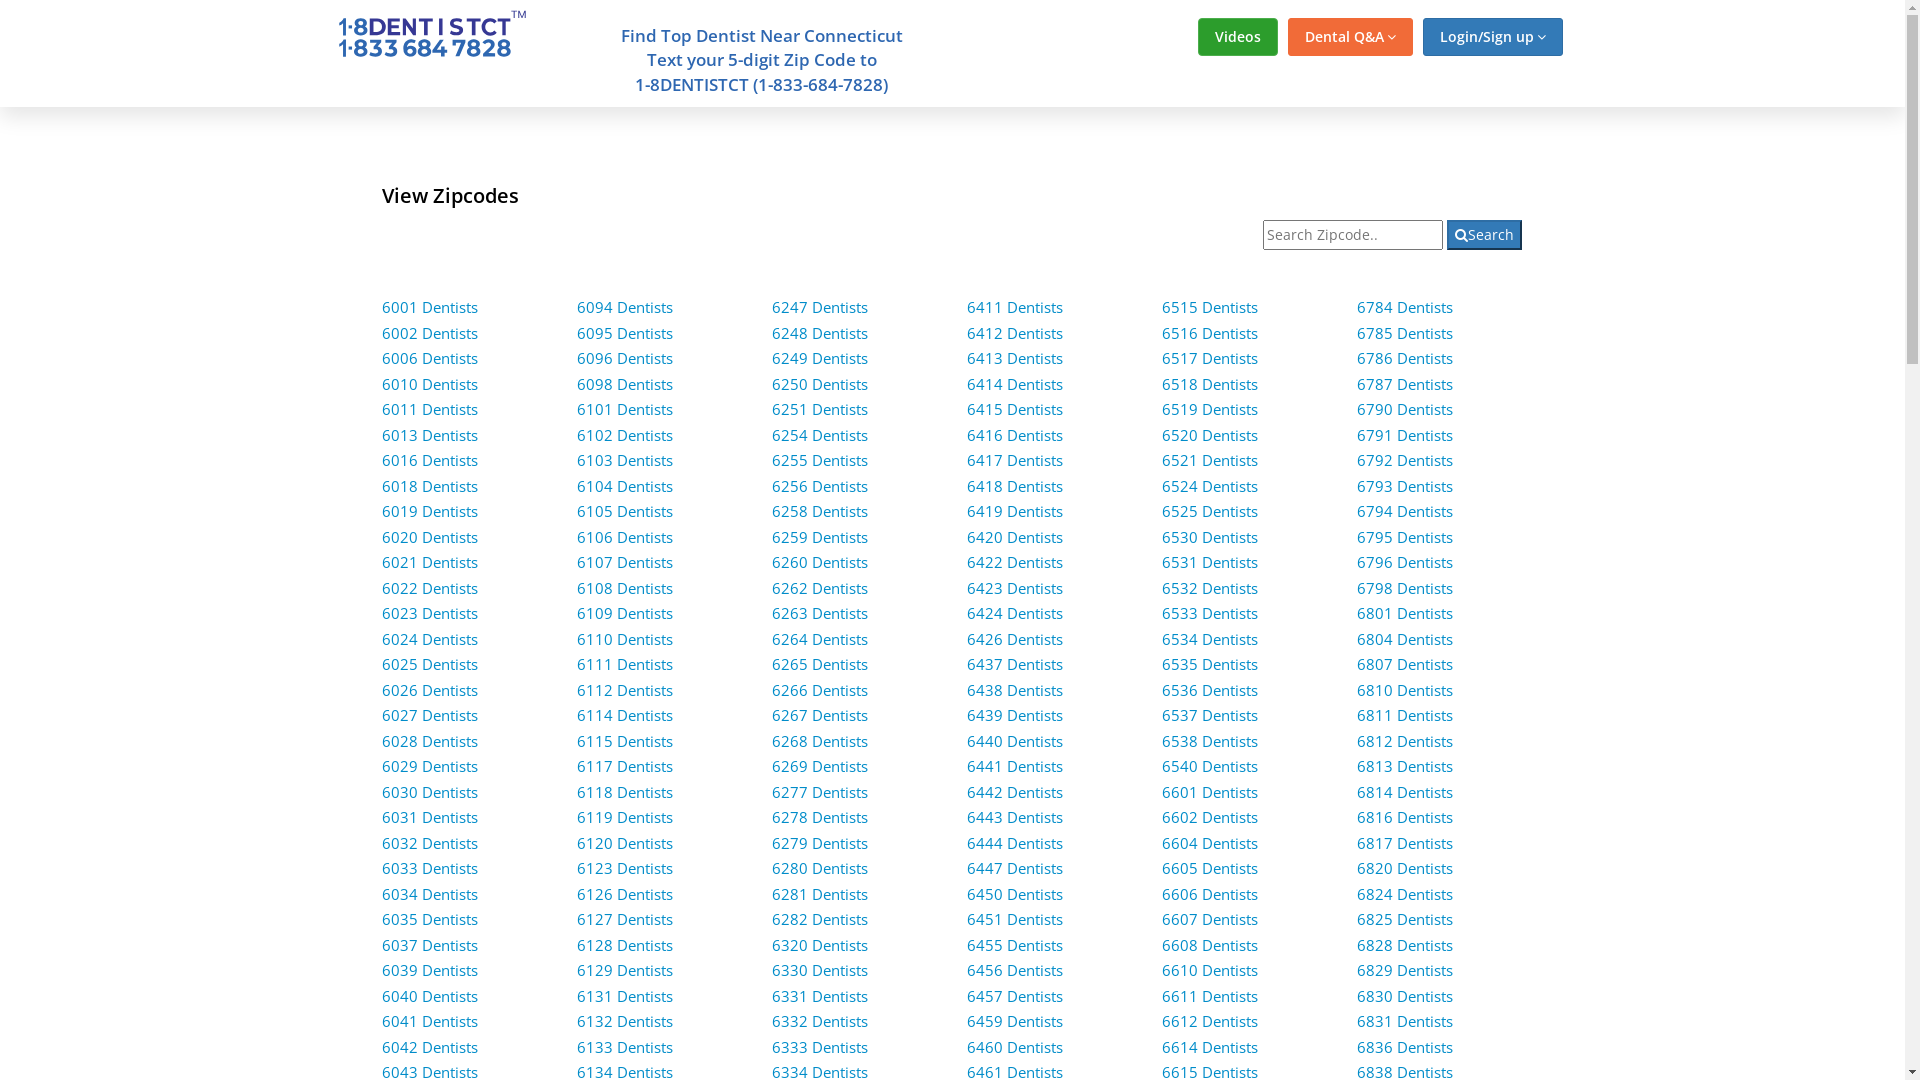 Image resolution: width=1920 pixels, height=1080 pixels. What do you see at coordinates (820, 407) in the screenshot?
I see `'6251 Dentists'` at bounding box center [820, 407].